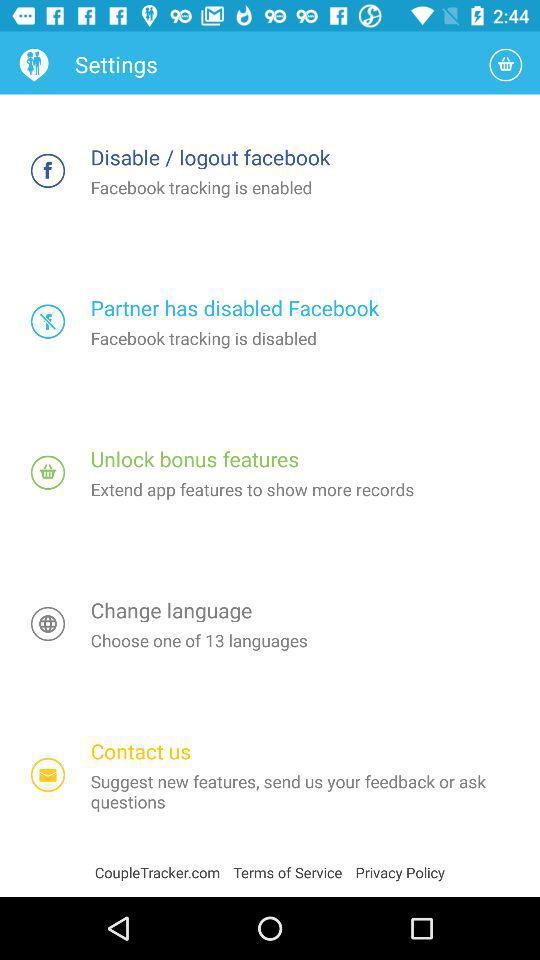 The width and height of the screenshot is (540, 960). Describe the element at coordinates (48, 623) in the screenshot. I see `the globe icon` at that location.